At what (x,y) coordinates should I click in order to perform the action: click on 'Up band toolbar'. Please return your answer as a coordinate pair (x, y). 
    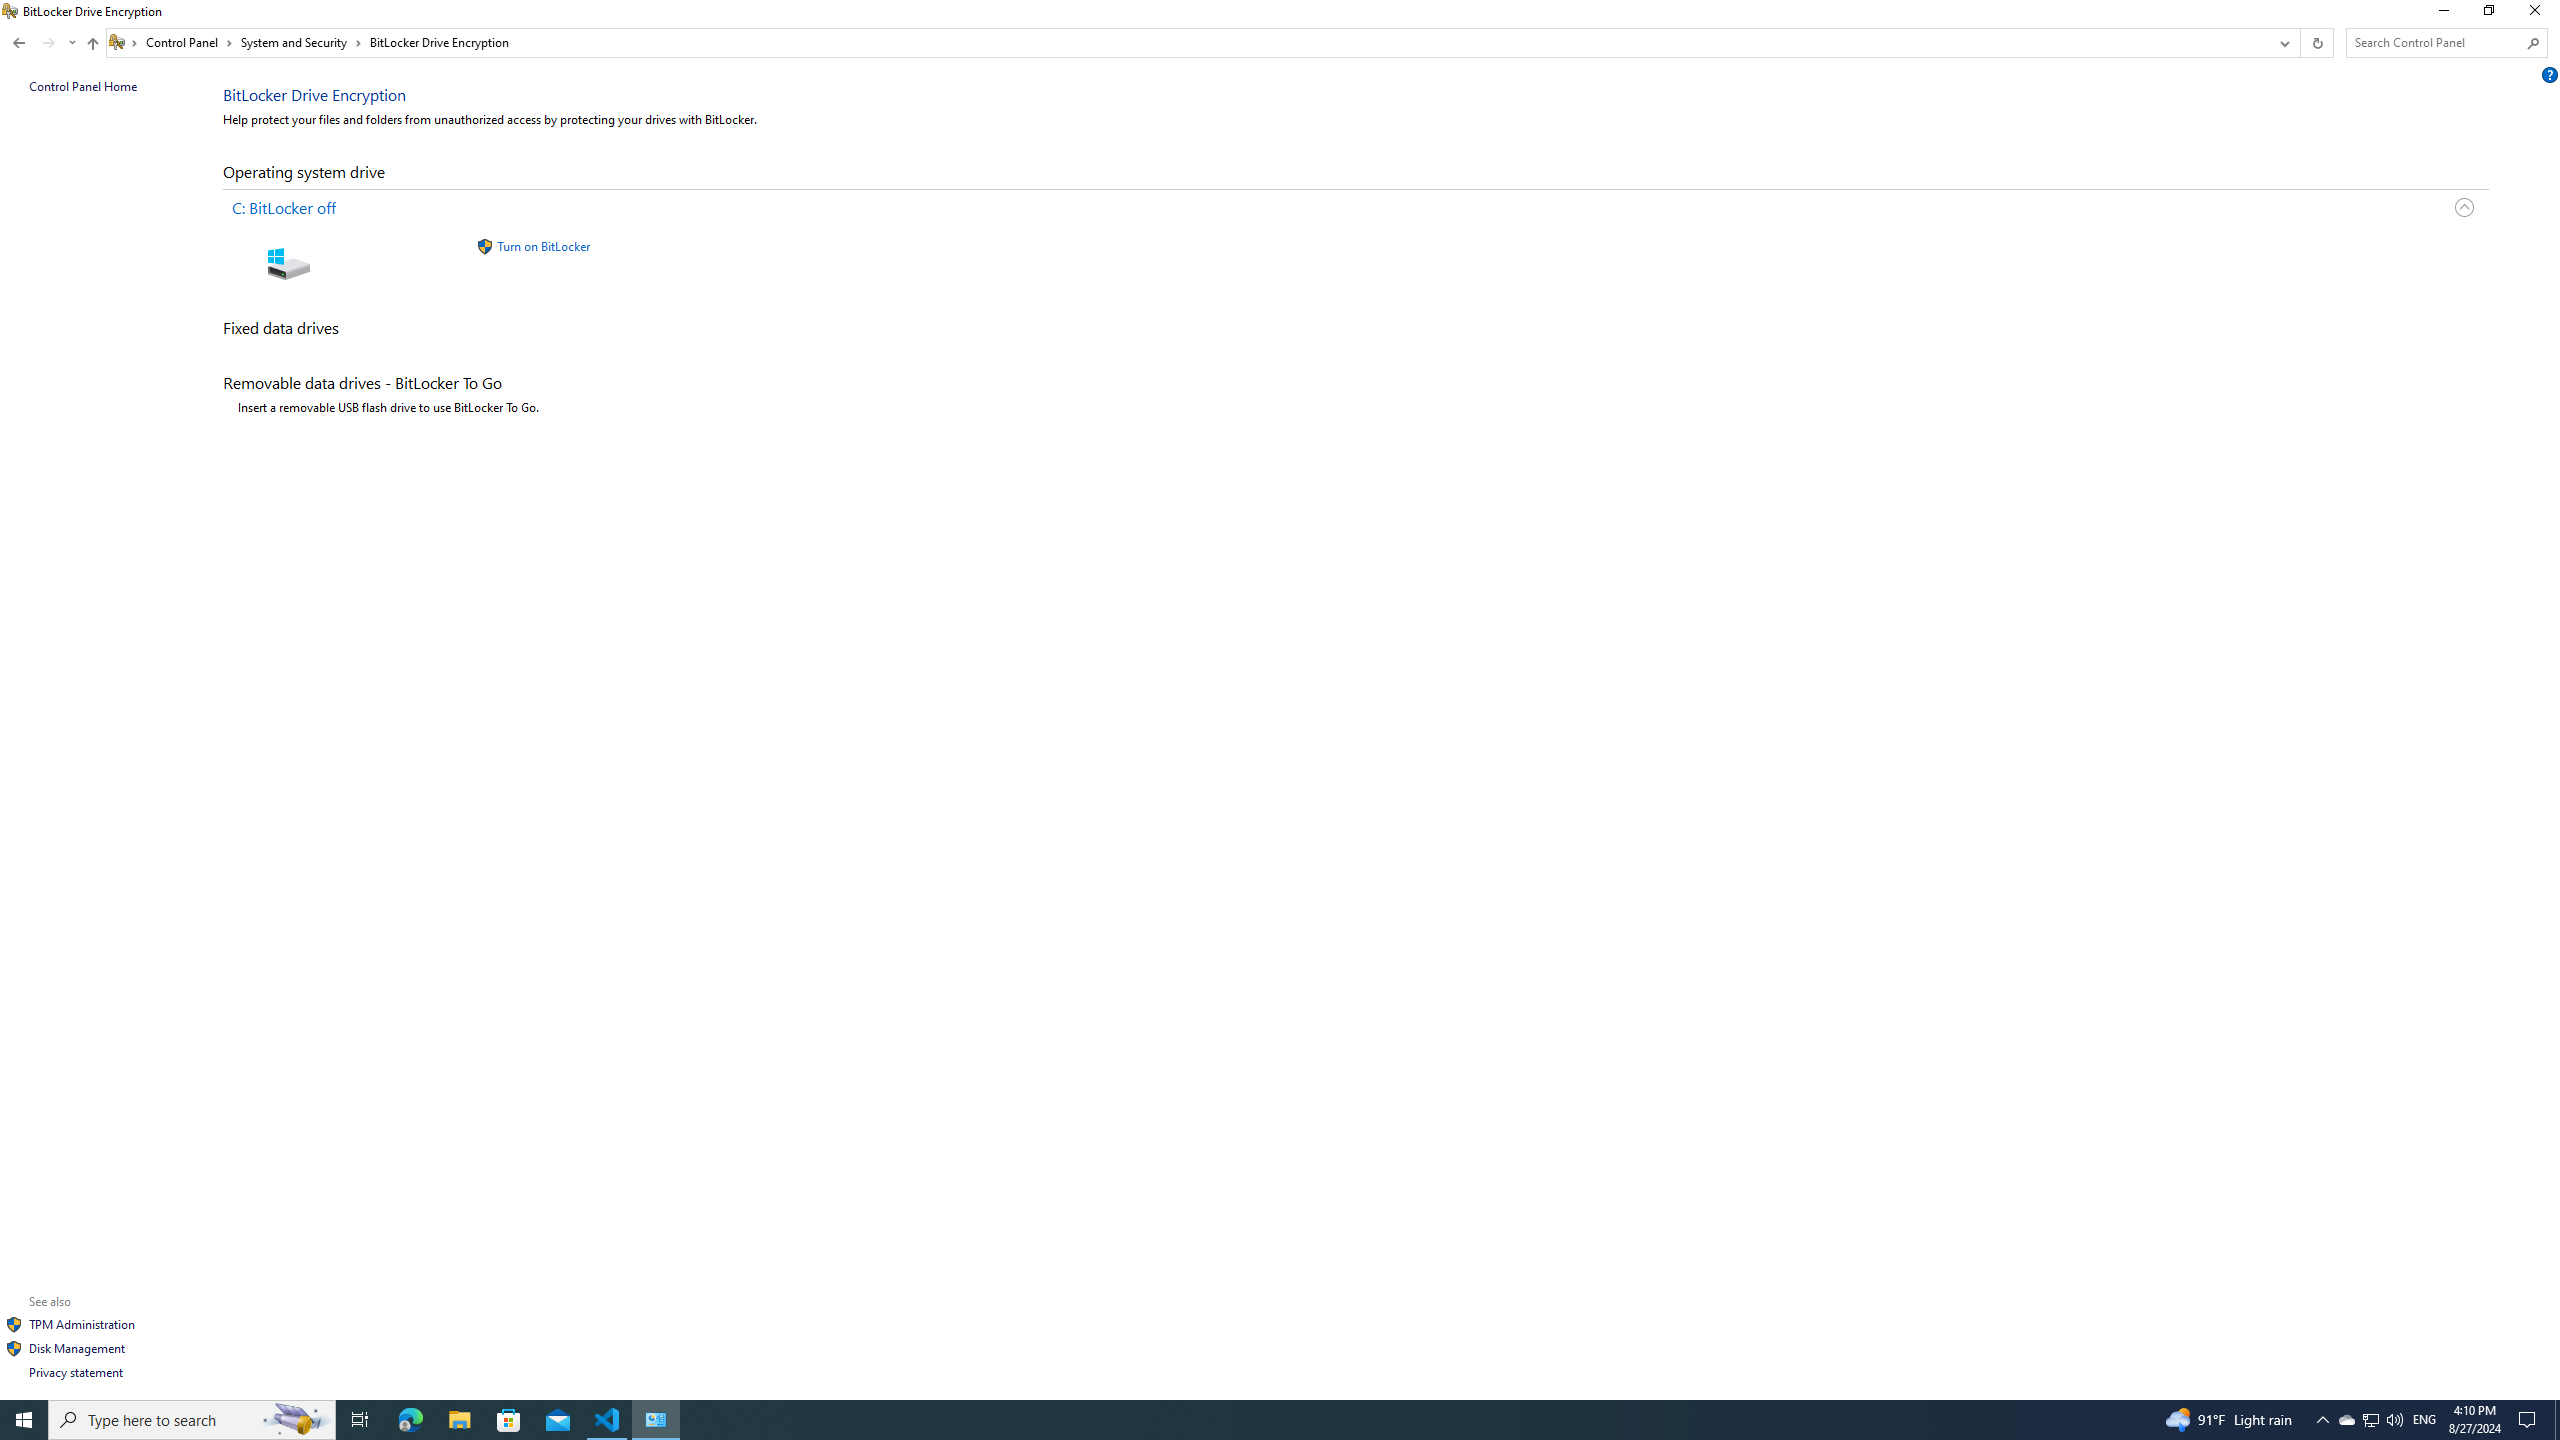
    Looking at the image, I should click on (93, 45).